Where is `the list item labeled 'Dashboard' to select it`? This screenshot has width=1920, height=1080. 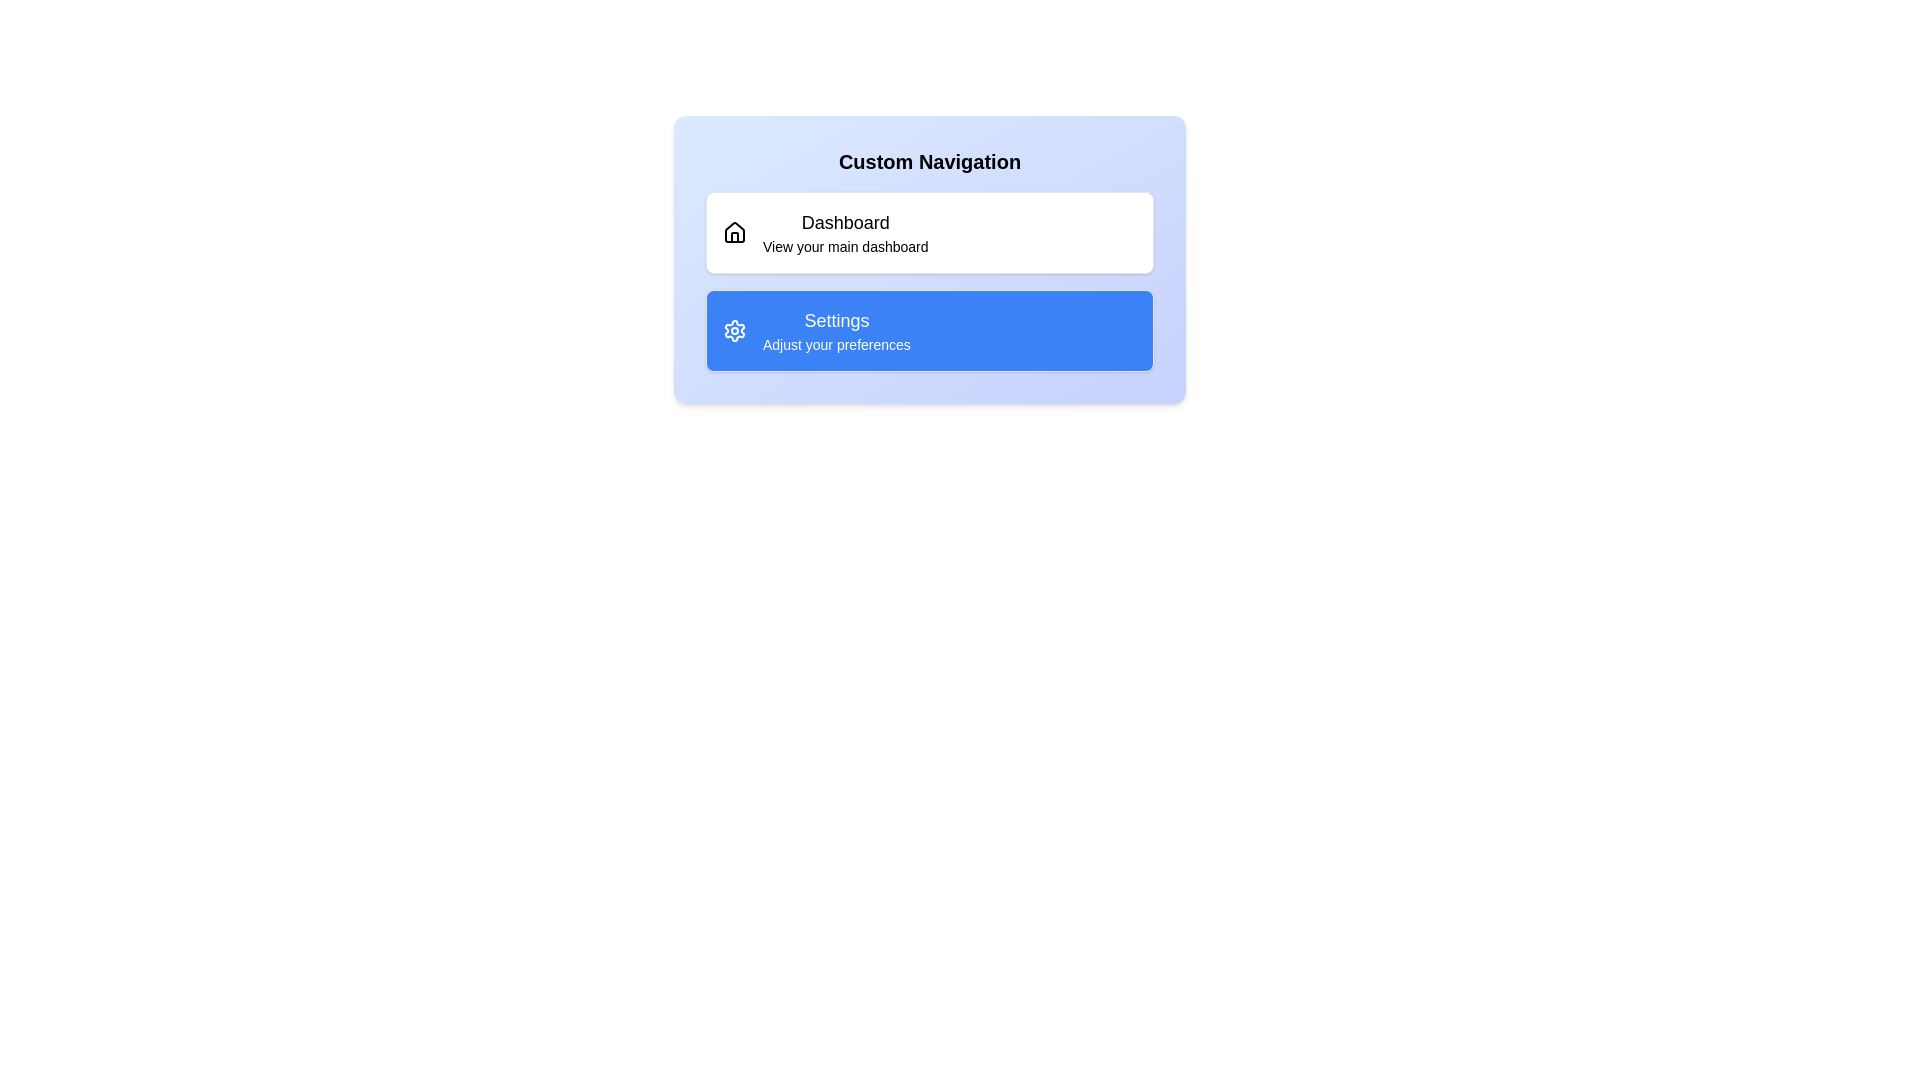 the list item labeled 'Dashboard' to select it is located at coordinates (929, 231).